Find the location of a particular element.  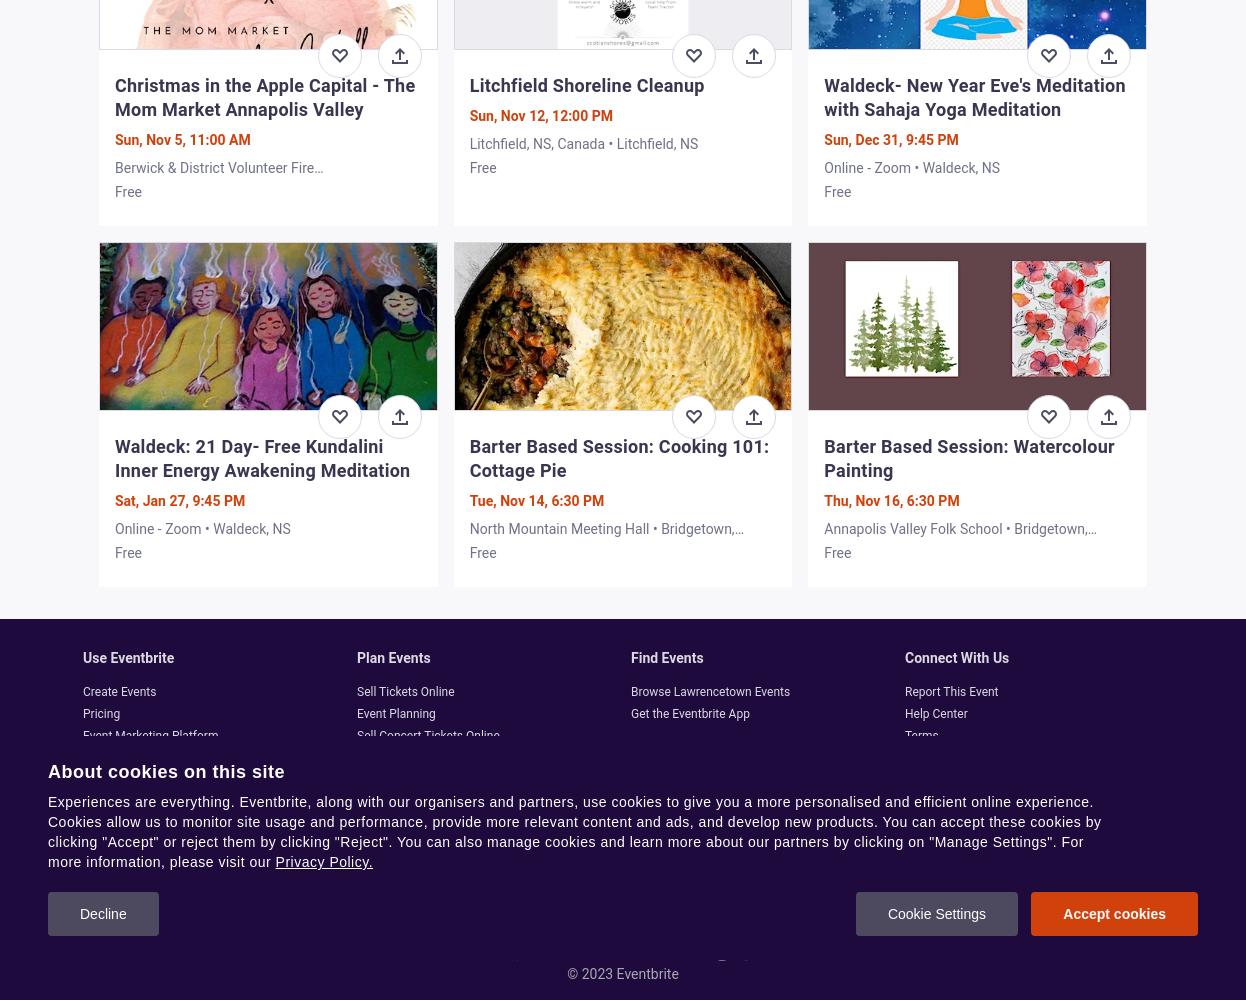

'Halloween Party Planning' is located at coordinates (425, 823).